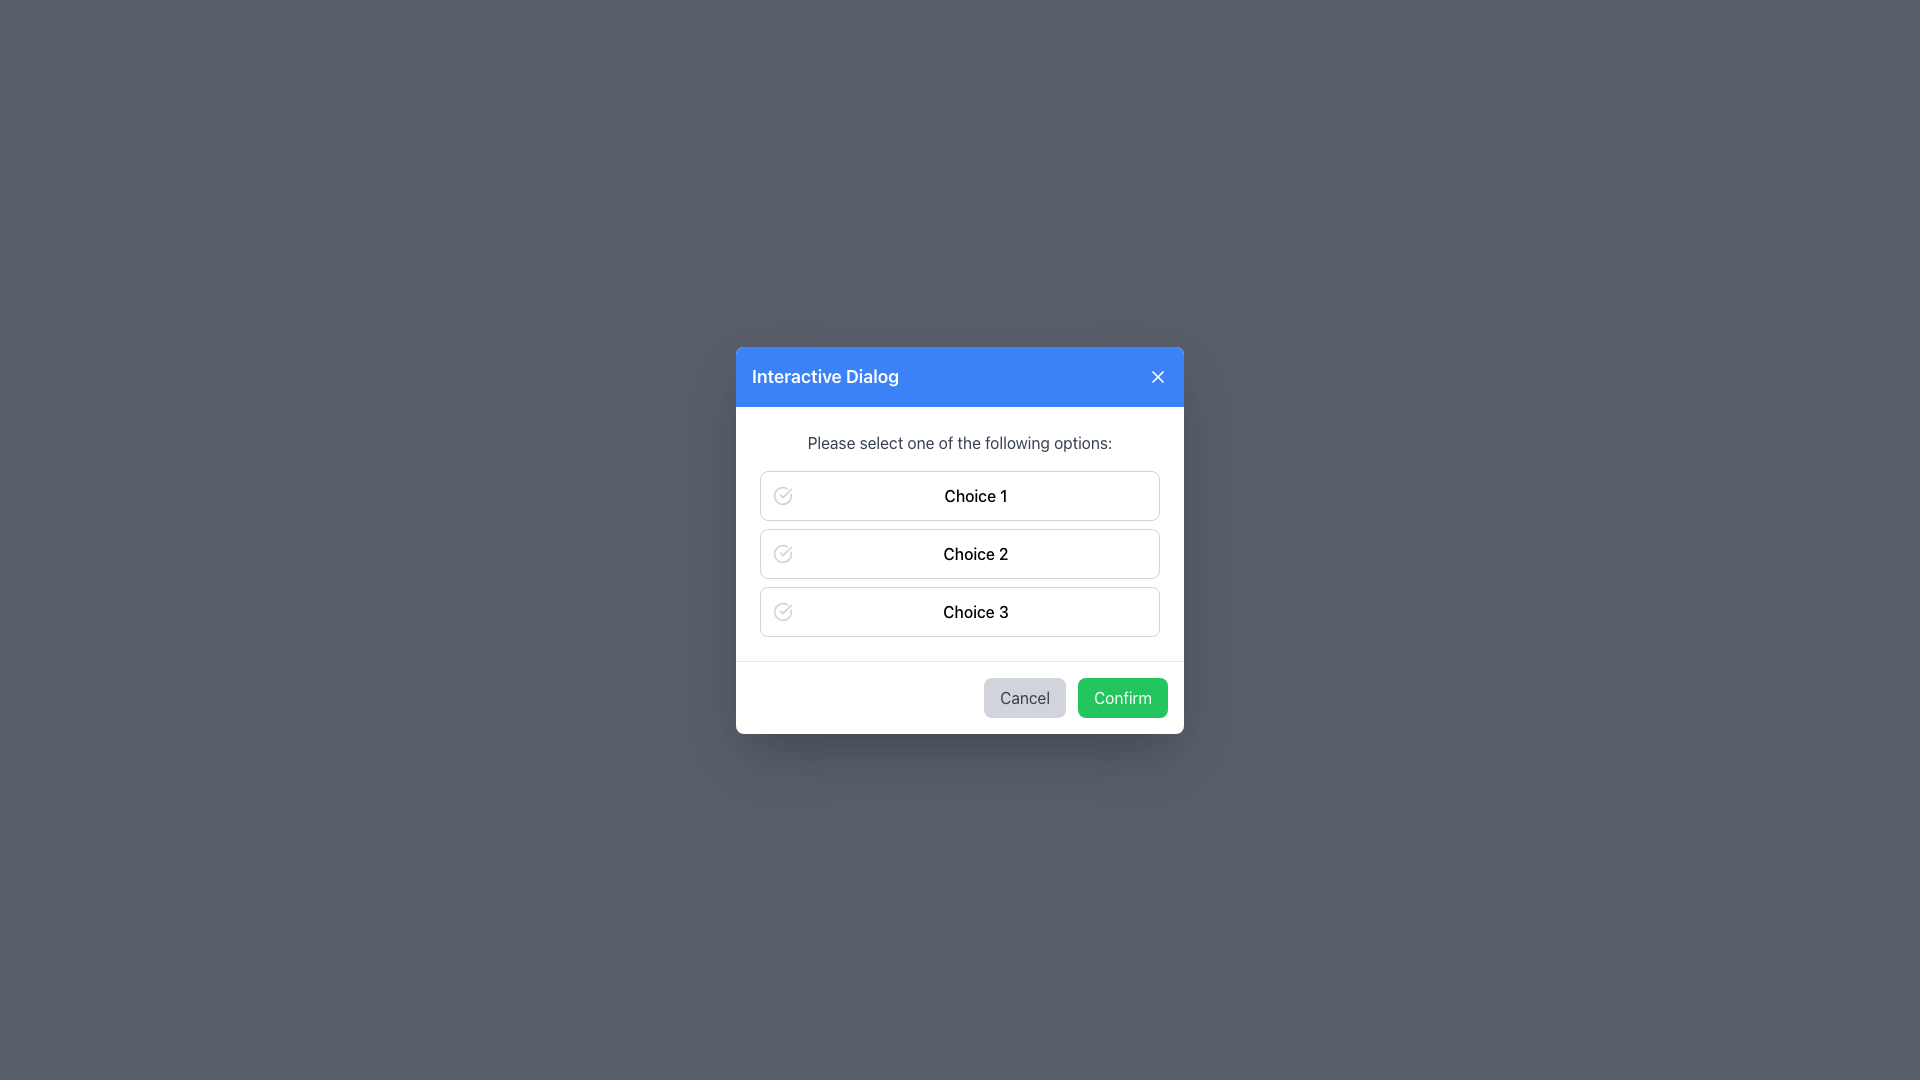 The width and height of the screenshot is (1920, 1080). Describe the element at coordinates (960, 609) in the screenshot. I see `the third selectable list item in the dialog box` at that location.